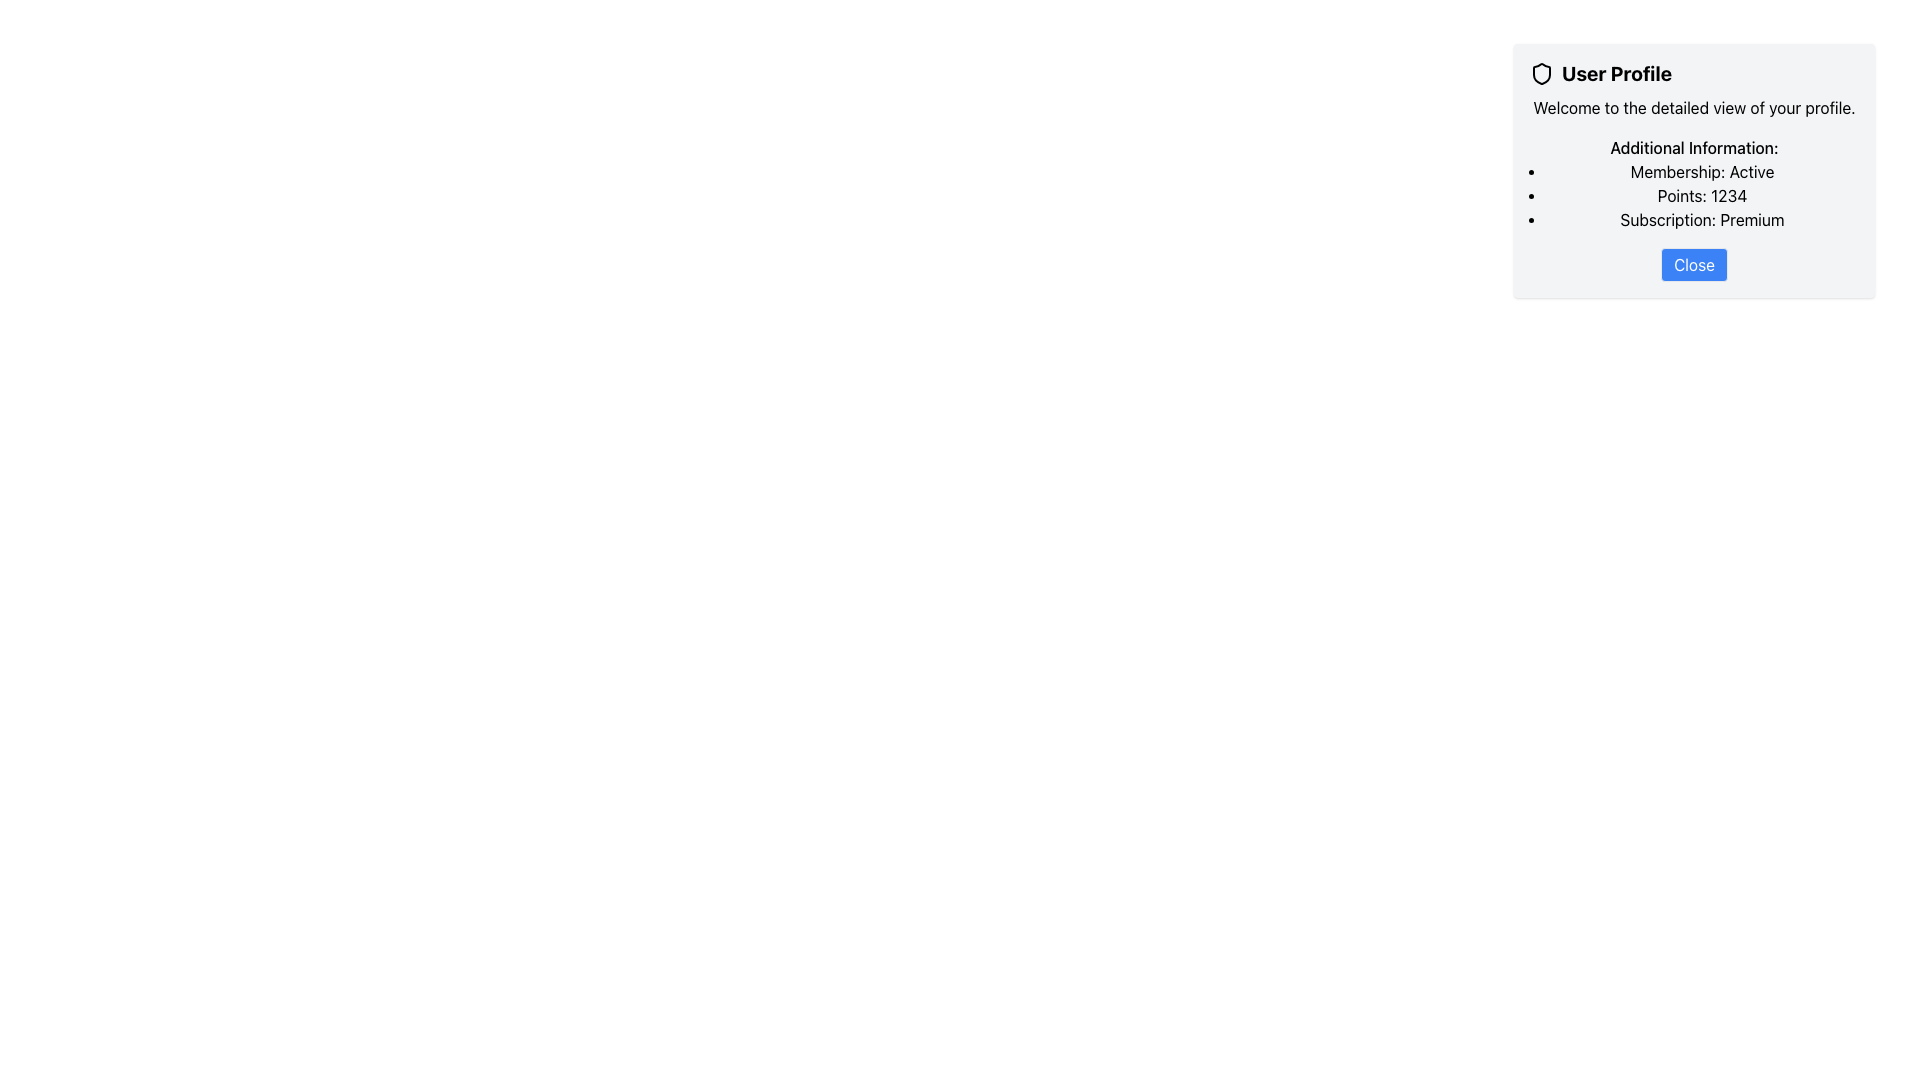 The height and width of the screenshot is (1080, 1920). I want to click on the text element displaying 'Points: 1234' in the bulleted list under 'Additional Information' if it is interactive, so click(1701, 196).